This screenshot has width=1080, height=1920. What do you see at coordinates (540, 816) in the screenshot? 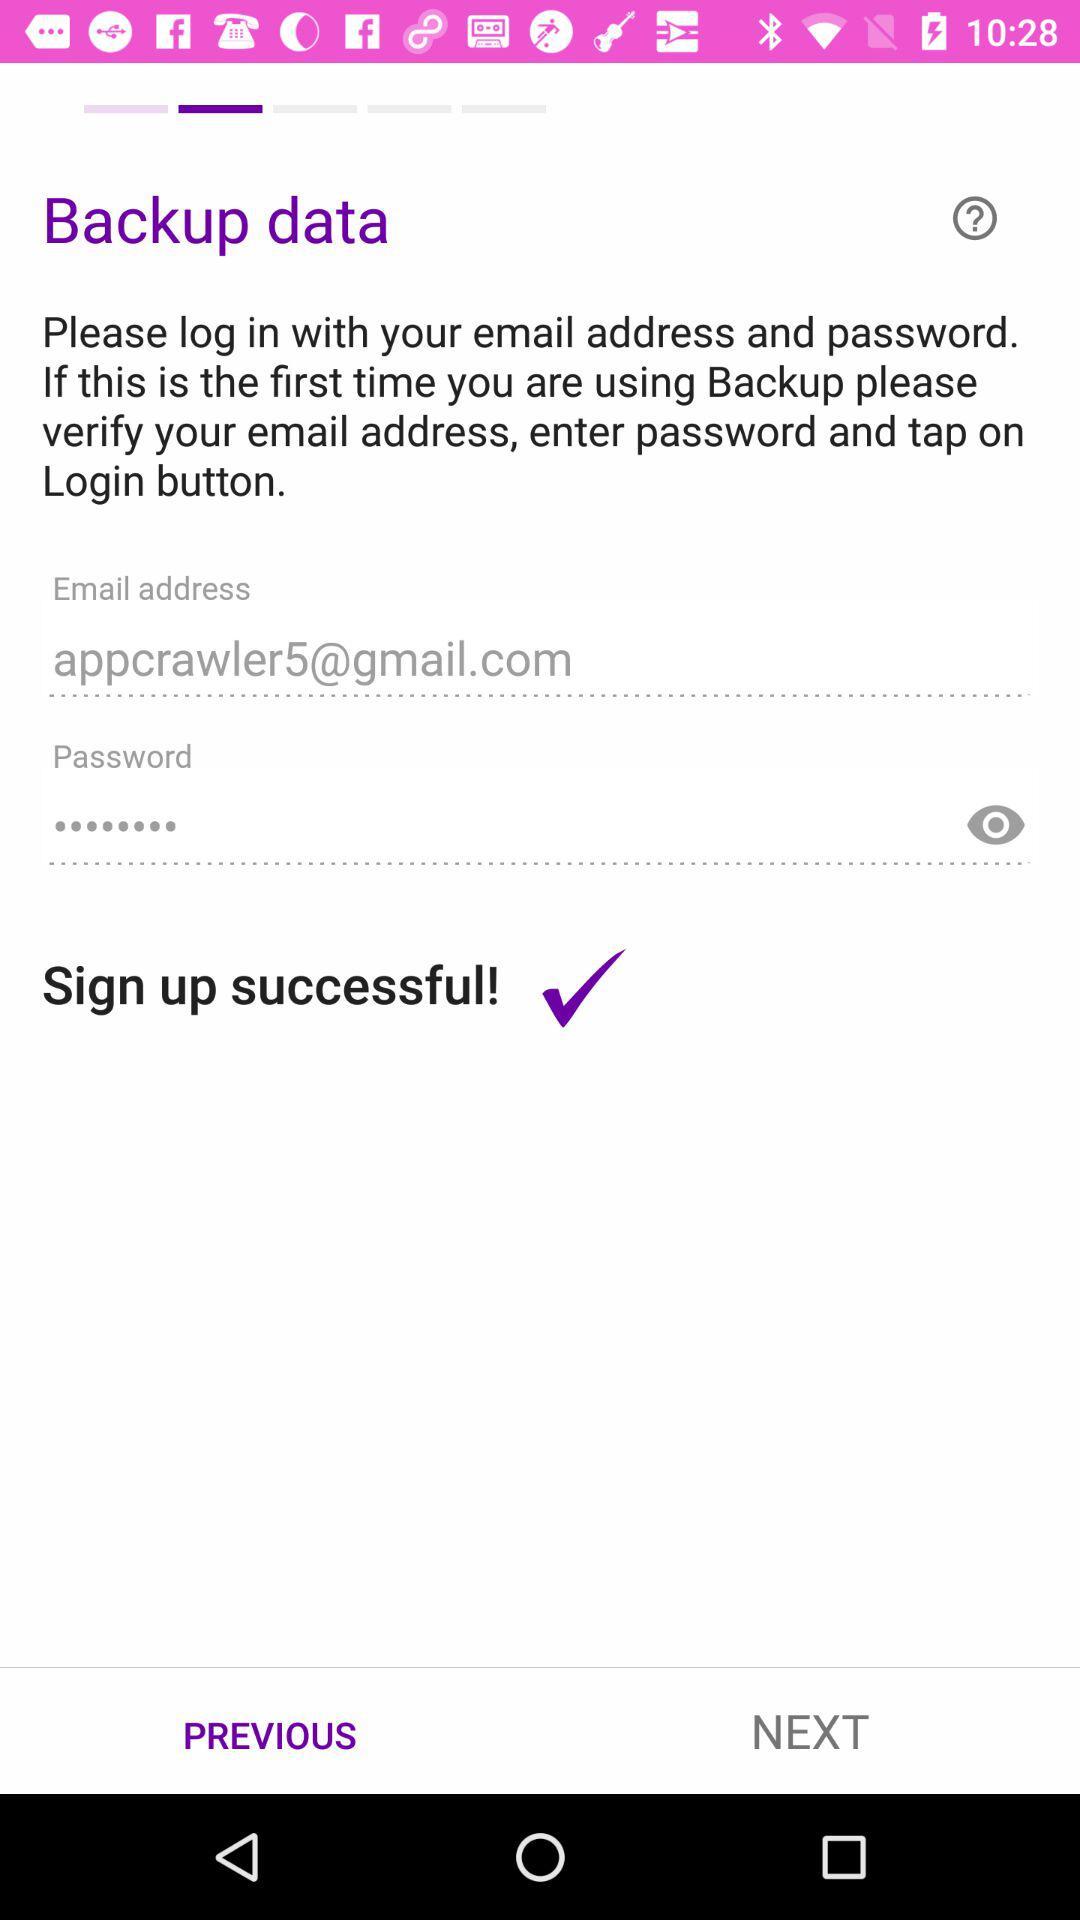
I see `the 12345678 item` at bounding box center [540, 816].